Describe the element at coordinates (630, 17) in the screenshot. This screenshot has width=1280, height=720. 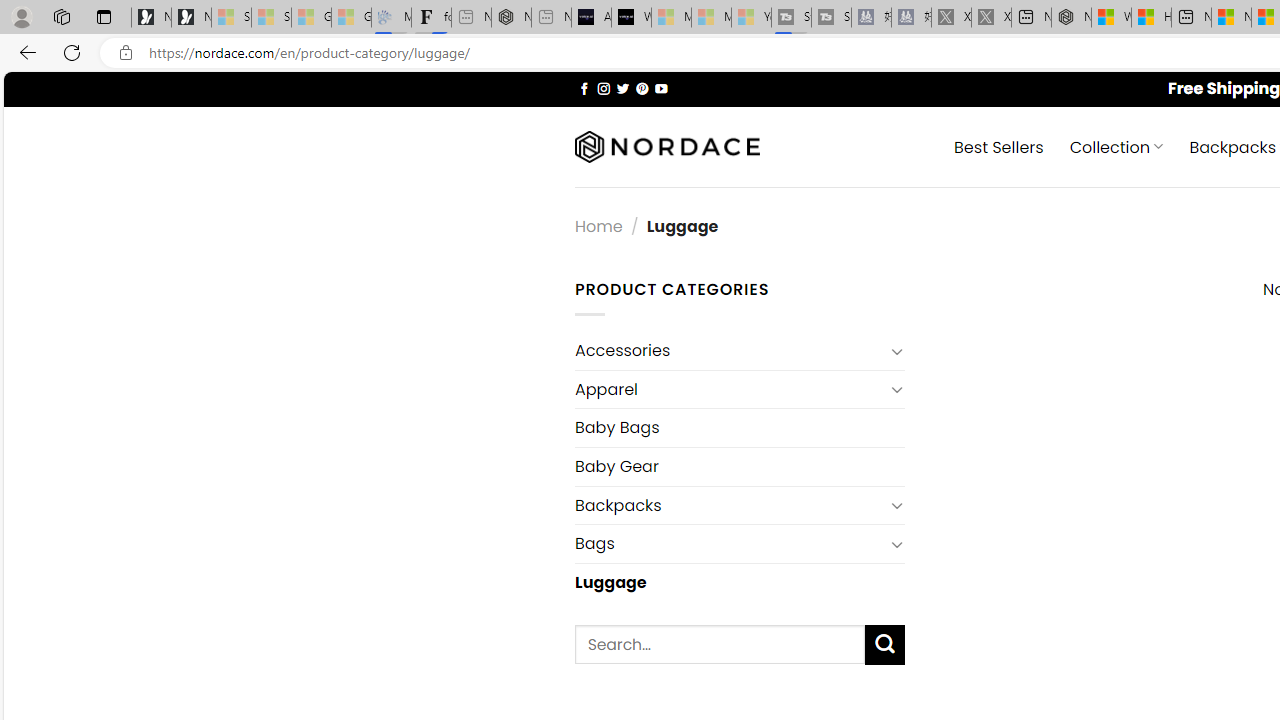
I see `'What'` at that location.